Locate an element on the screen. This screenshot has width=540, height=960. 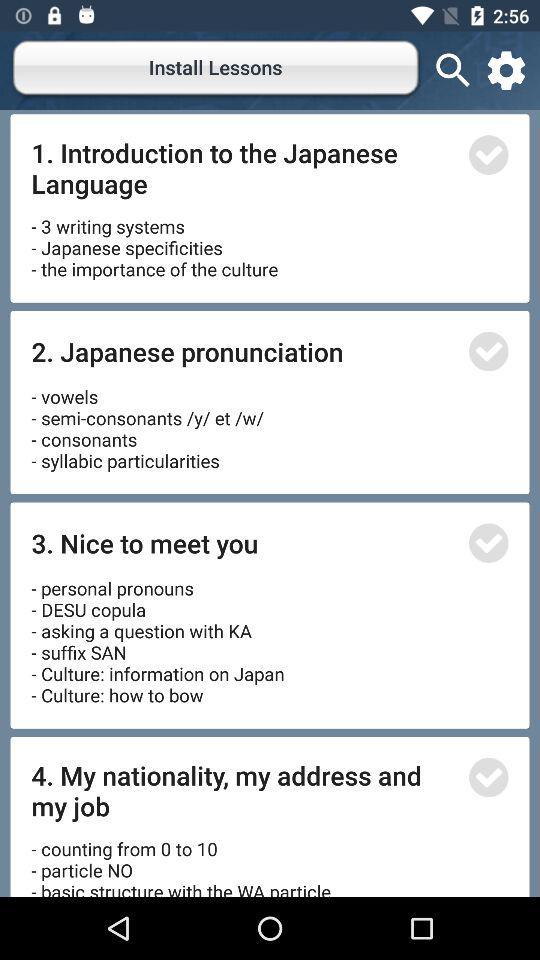
icon below 1 introduction to is located at coordinates (153, 240).